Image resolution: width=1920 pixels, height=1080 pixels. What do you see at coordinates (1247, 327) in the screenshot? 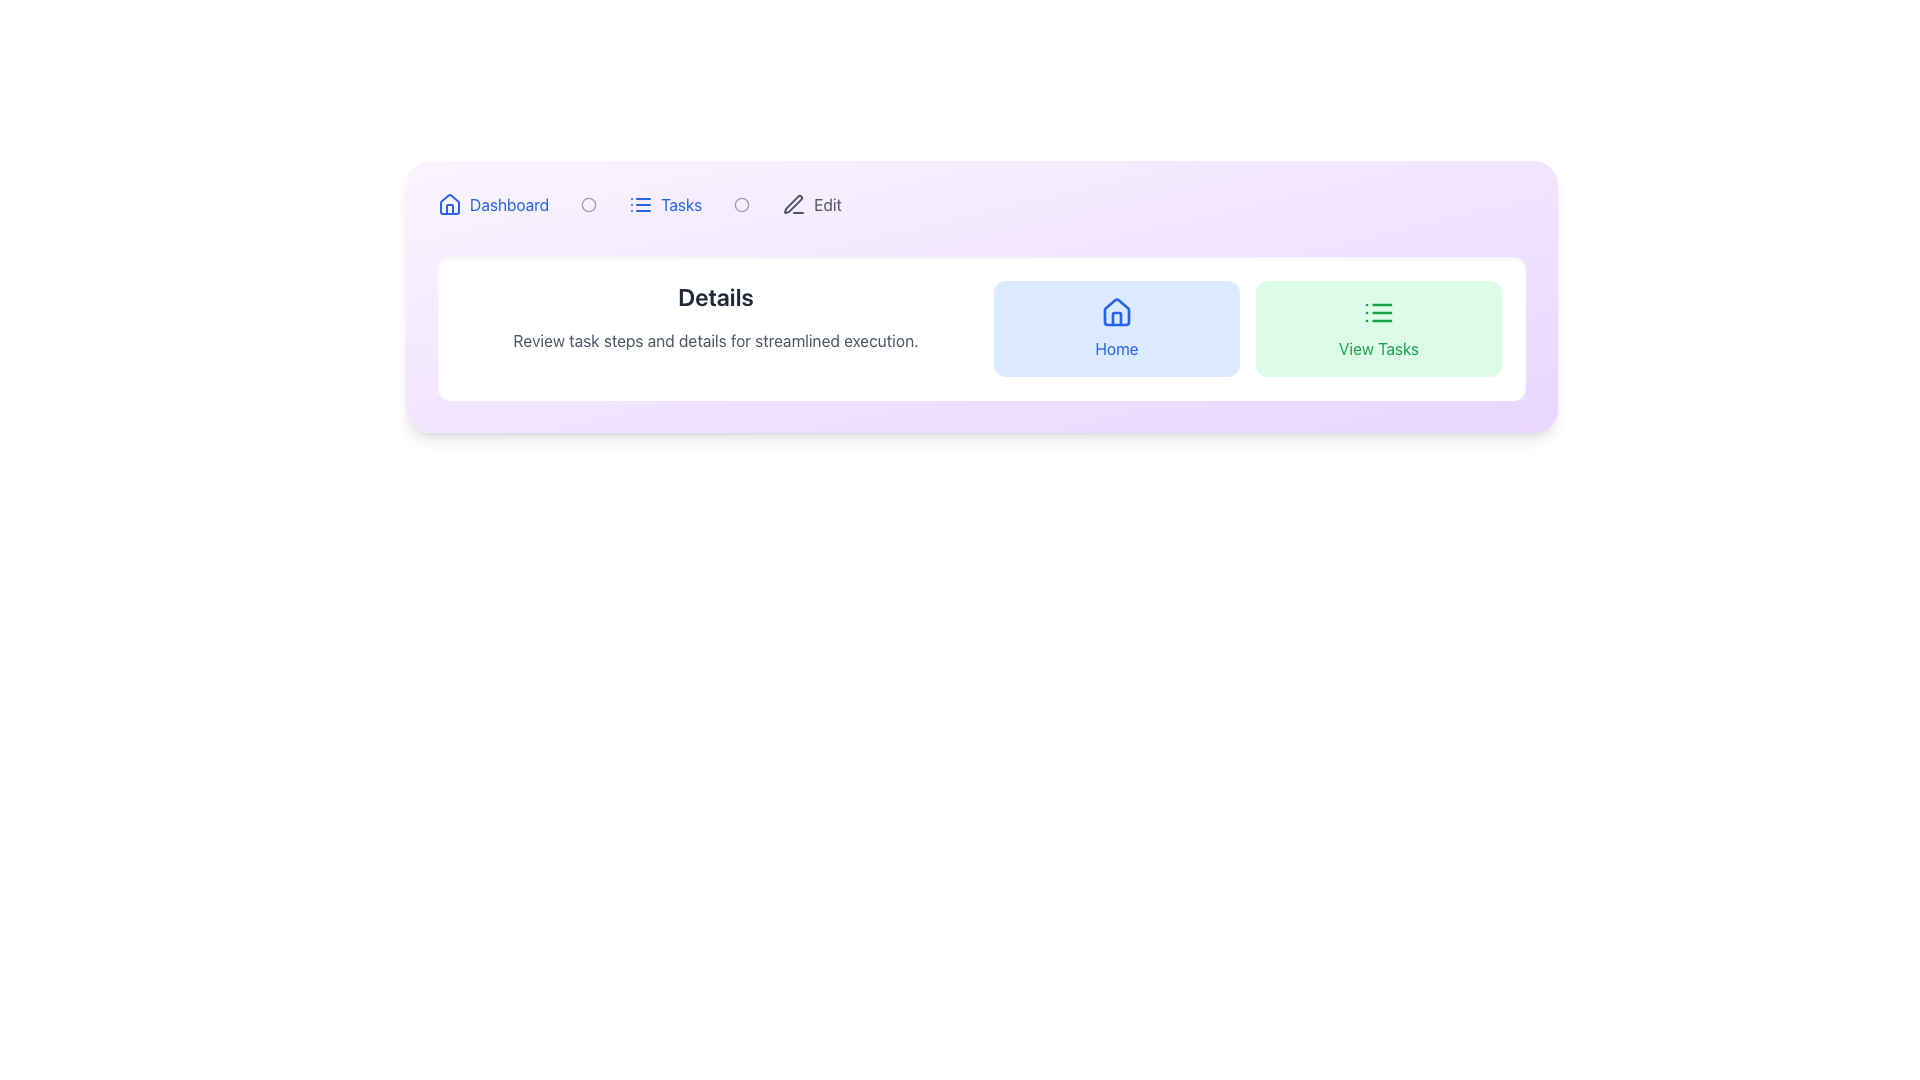
I see `the Navigation Bar located below the 'Details' title, which has 'Home' on the left and 'View Tasks' on the right, for additional visual feedback` at bounding box center [1247, 327].